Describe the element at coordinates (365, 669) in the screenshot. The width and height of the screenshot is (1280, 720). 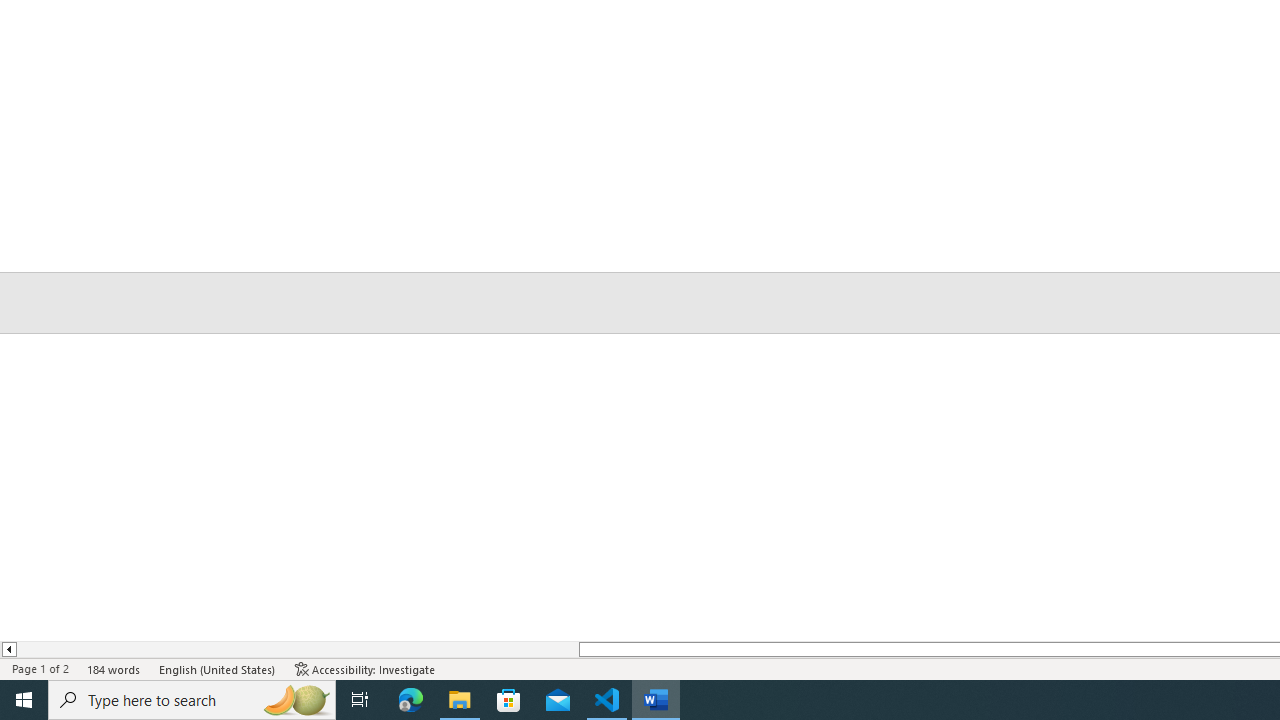
I see `'Accessibility Checker Accessibility: Investigate'` at that location.